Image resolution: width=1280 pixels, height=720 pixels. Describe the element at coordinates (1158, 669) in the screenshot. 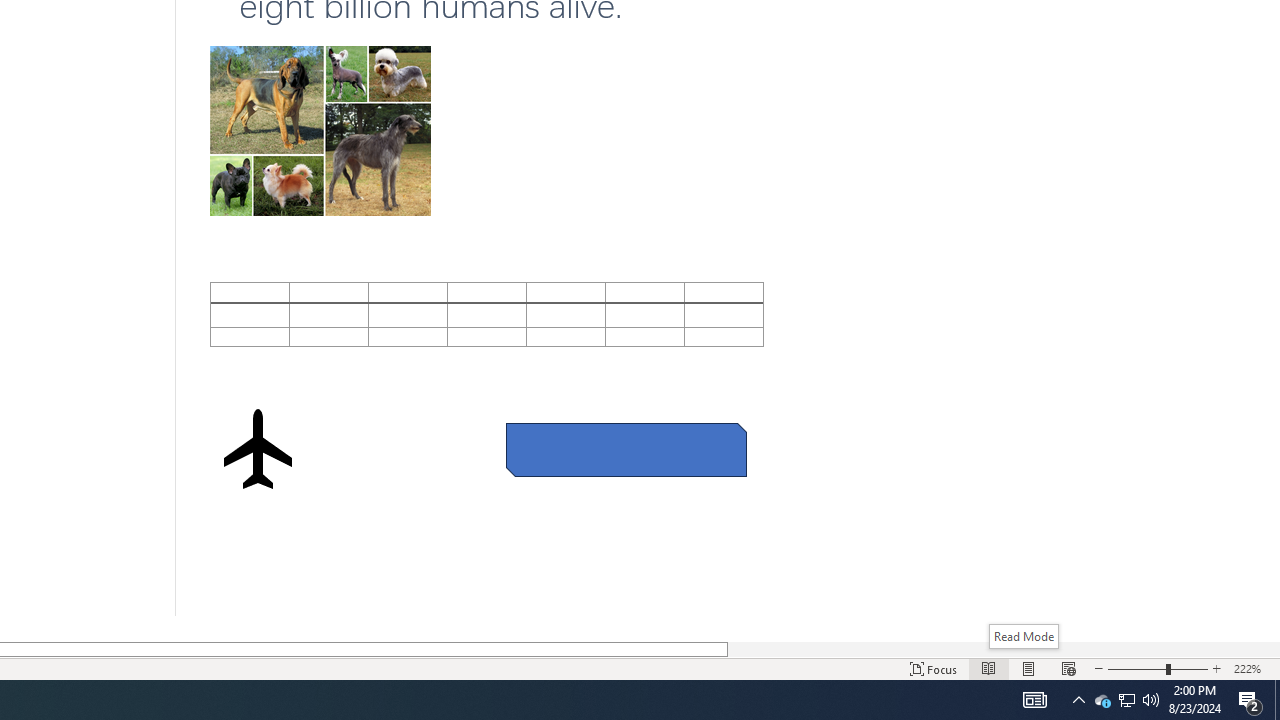

I see `'Text Size'` at that location.